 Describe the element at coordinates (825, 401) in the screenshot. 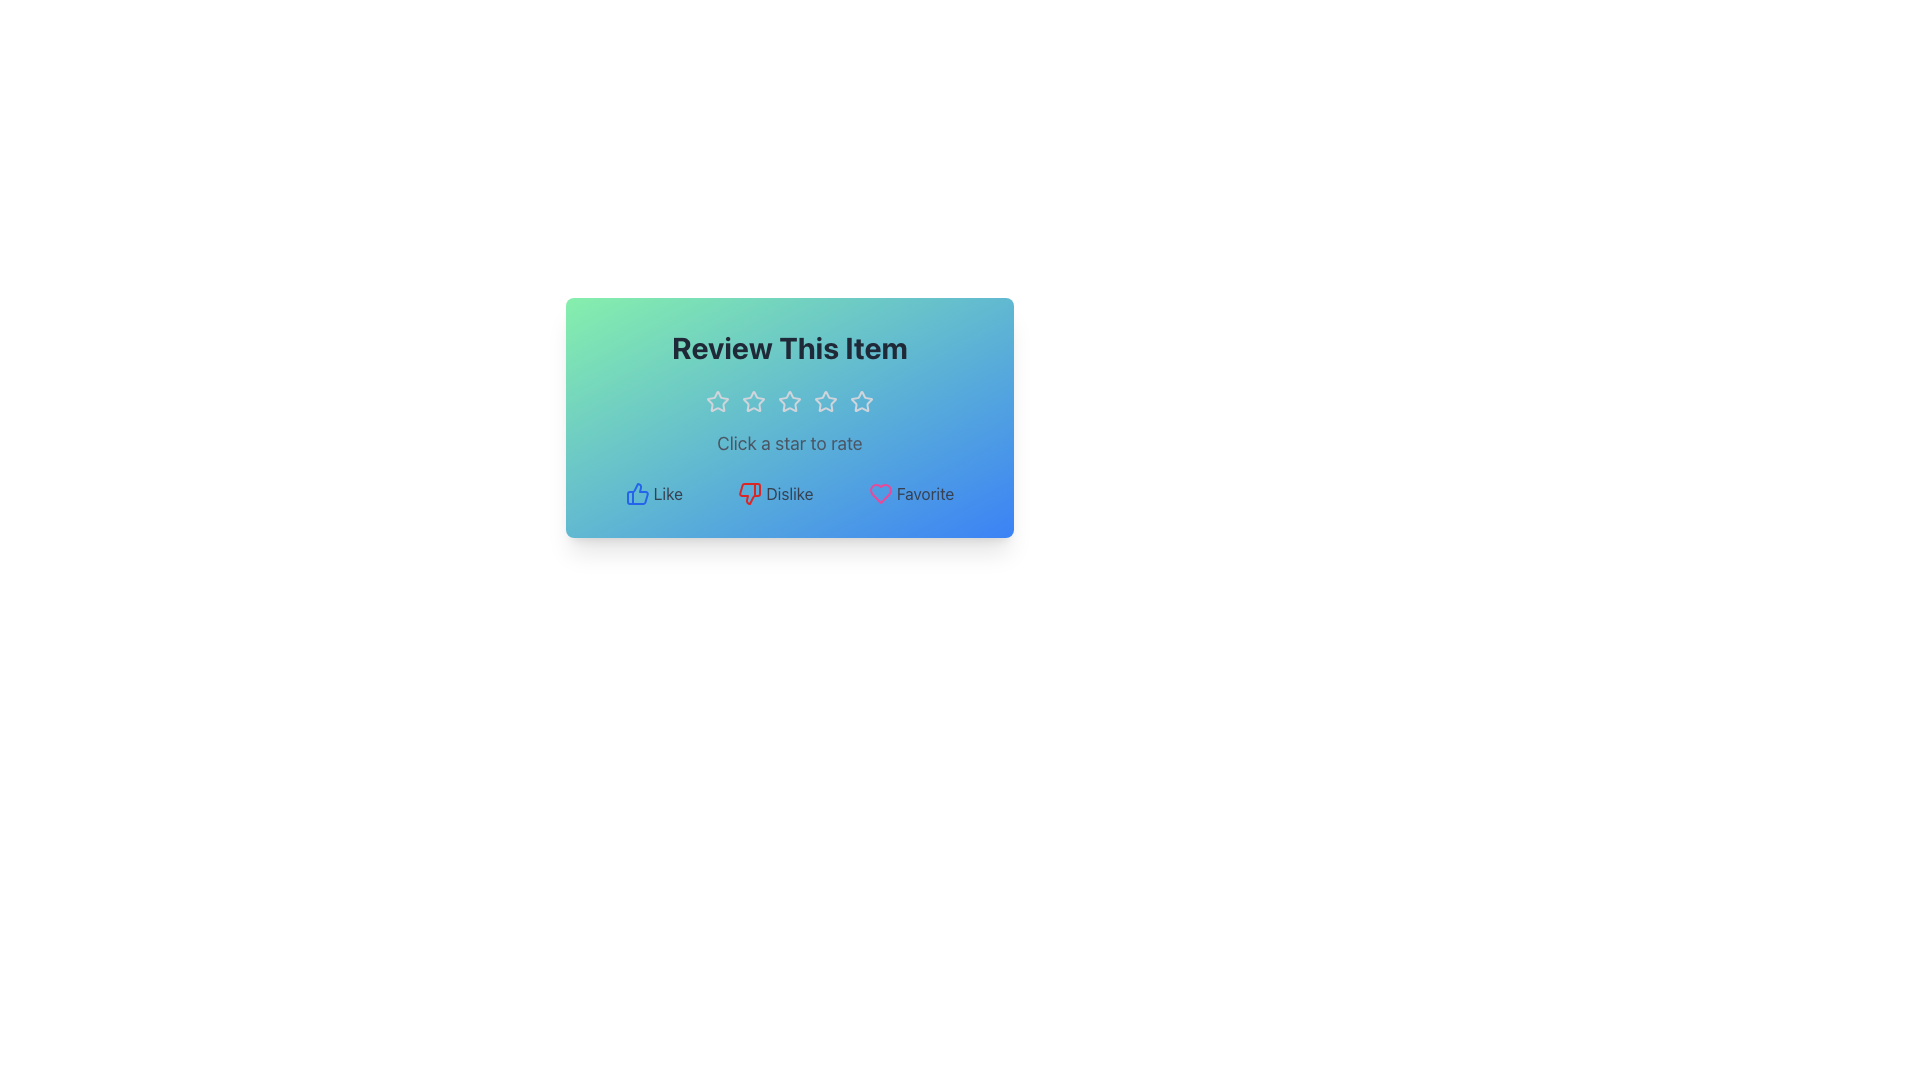

I see `the third star-shaped interactive icon to assign a rating under the text 'Click a star to rate'` at that location.